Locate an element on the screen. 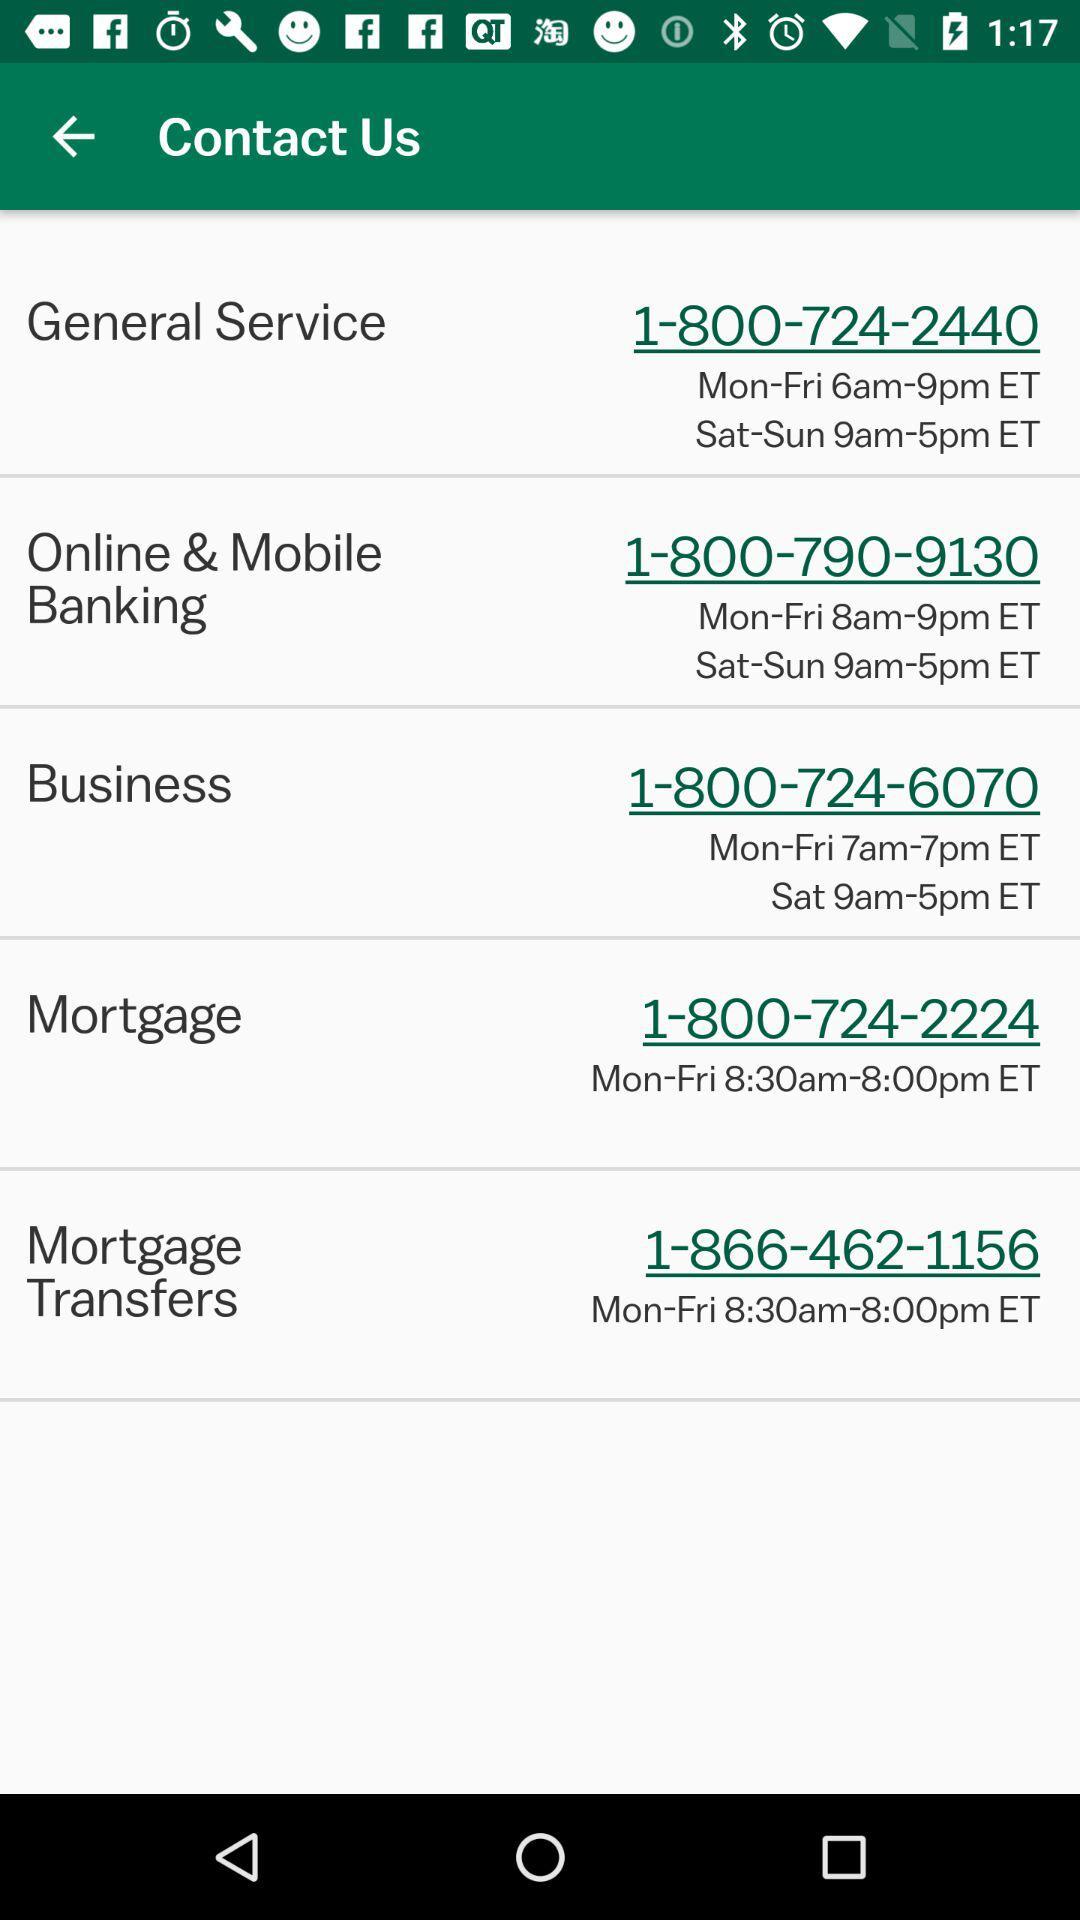 This screenshot has height=1920, width=1080. the app next to the contact us item is located at coordinates (72, 135).